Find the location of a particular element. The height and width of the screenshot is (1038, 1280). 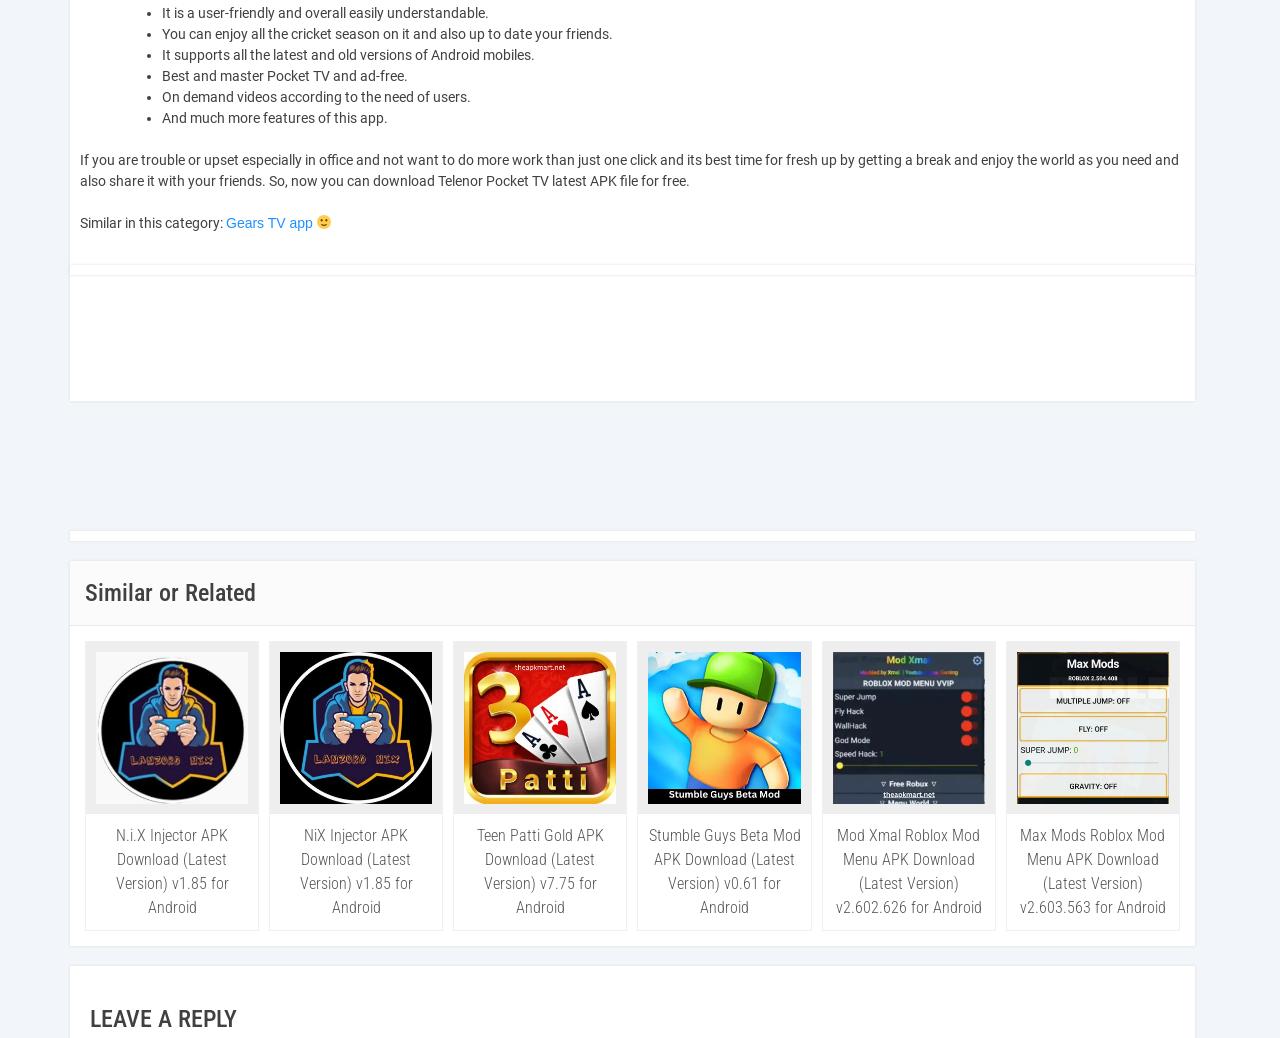

'It supports all the latest and old versions of Android mobiles.' is located at coordinates (348, 54).